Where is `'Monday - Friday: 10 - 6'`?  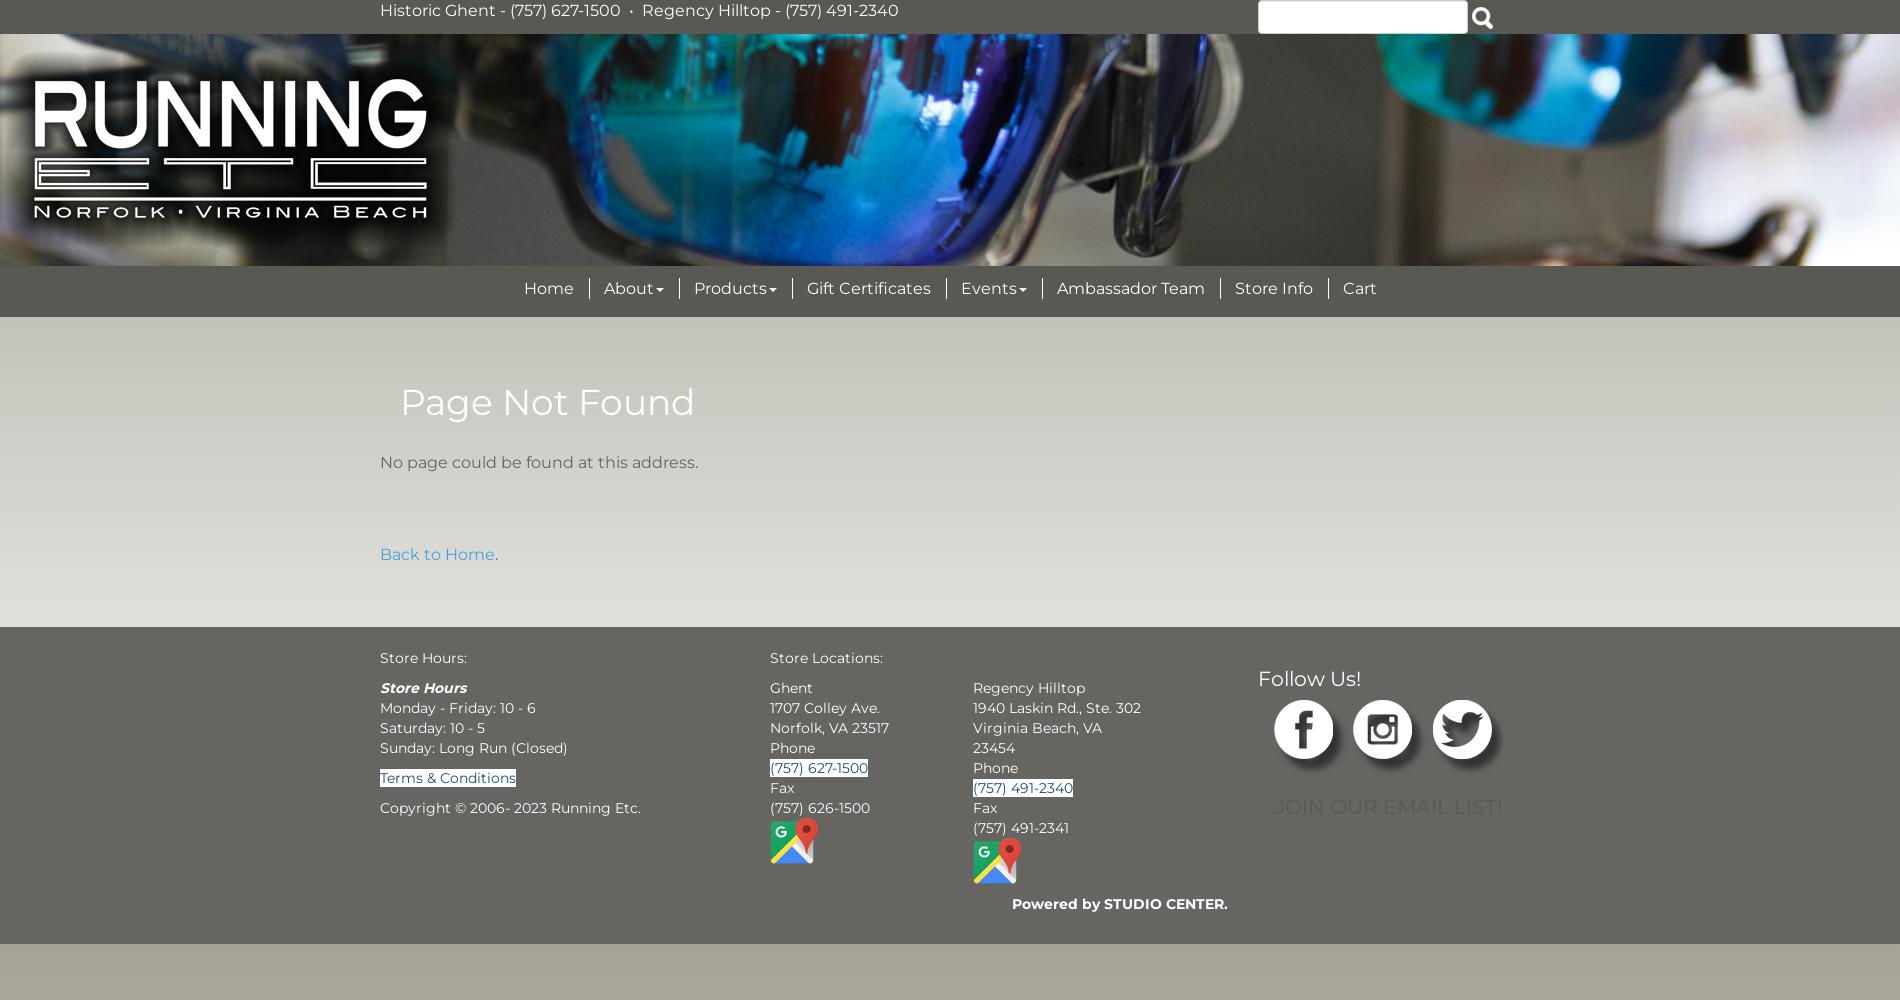
'Monday - Friday: 10 - 6' is located at coordinates (379, 706).